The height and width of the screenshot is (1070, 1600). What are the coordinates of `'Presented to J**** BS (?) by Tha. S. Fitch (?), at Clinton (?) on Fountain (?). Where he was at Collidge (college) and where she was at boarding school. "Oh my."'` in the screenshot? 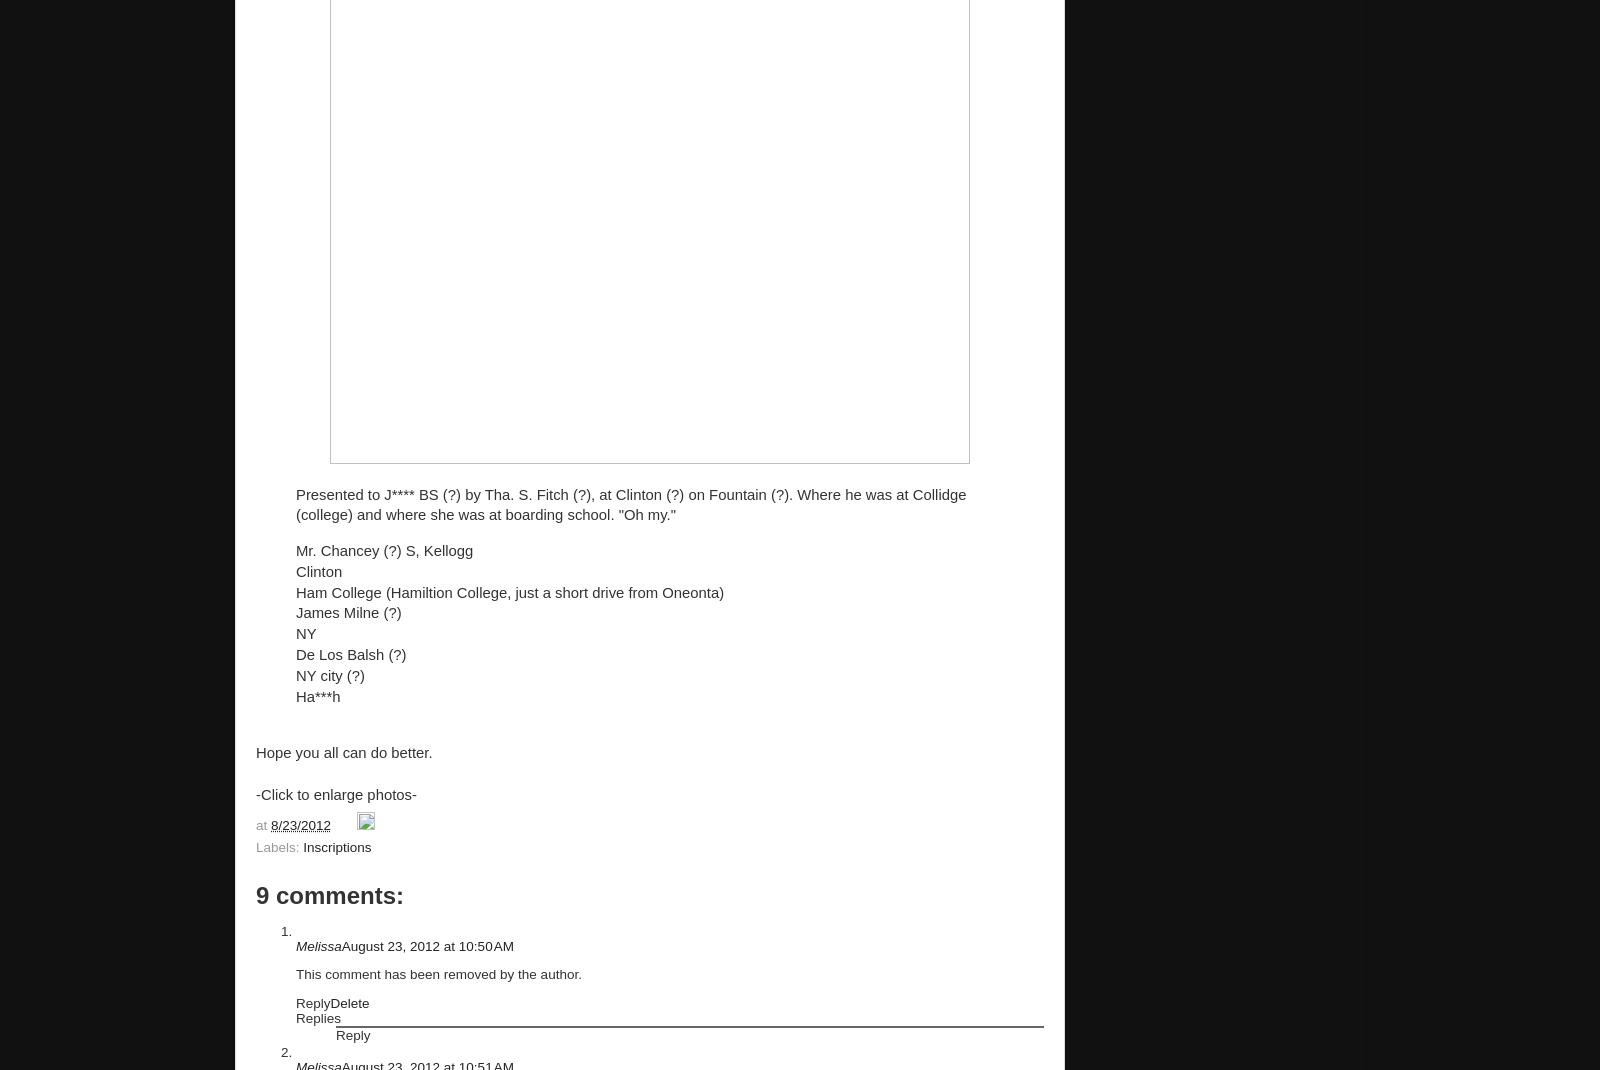 It's located at (296, 504).